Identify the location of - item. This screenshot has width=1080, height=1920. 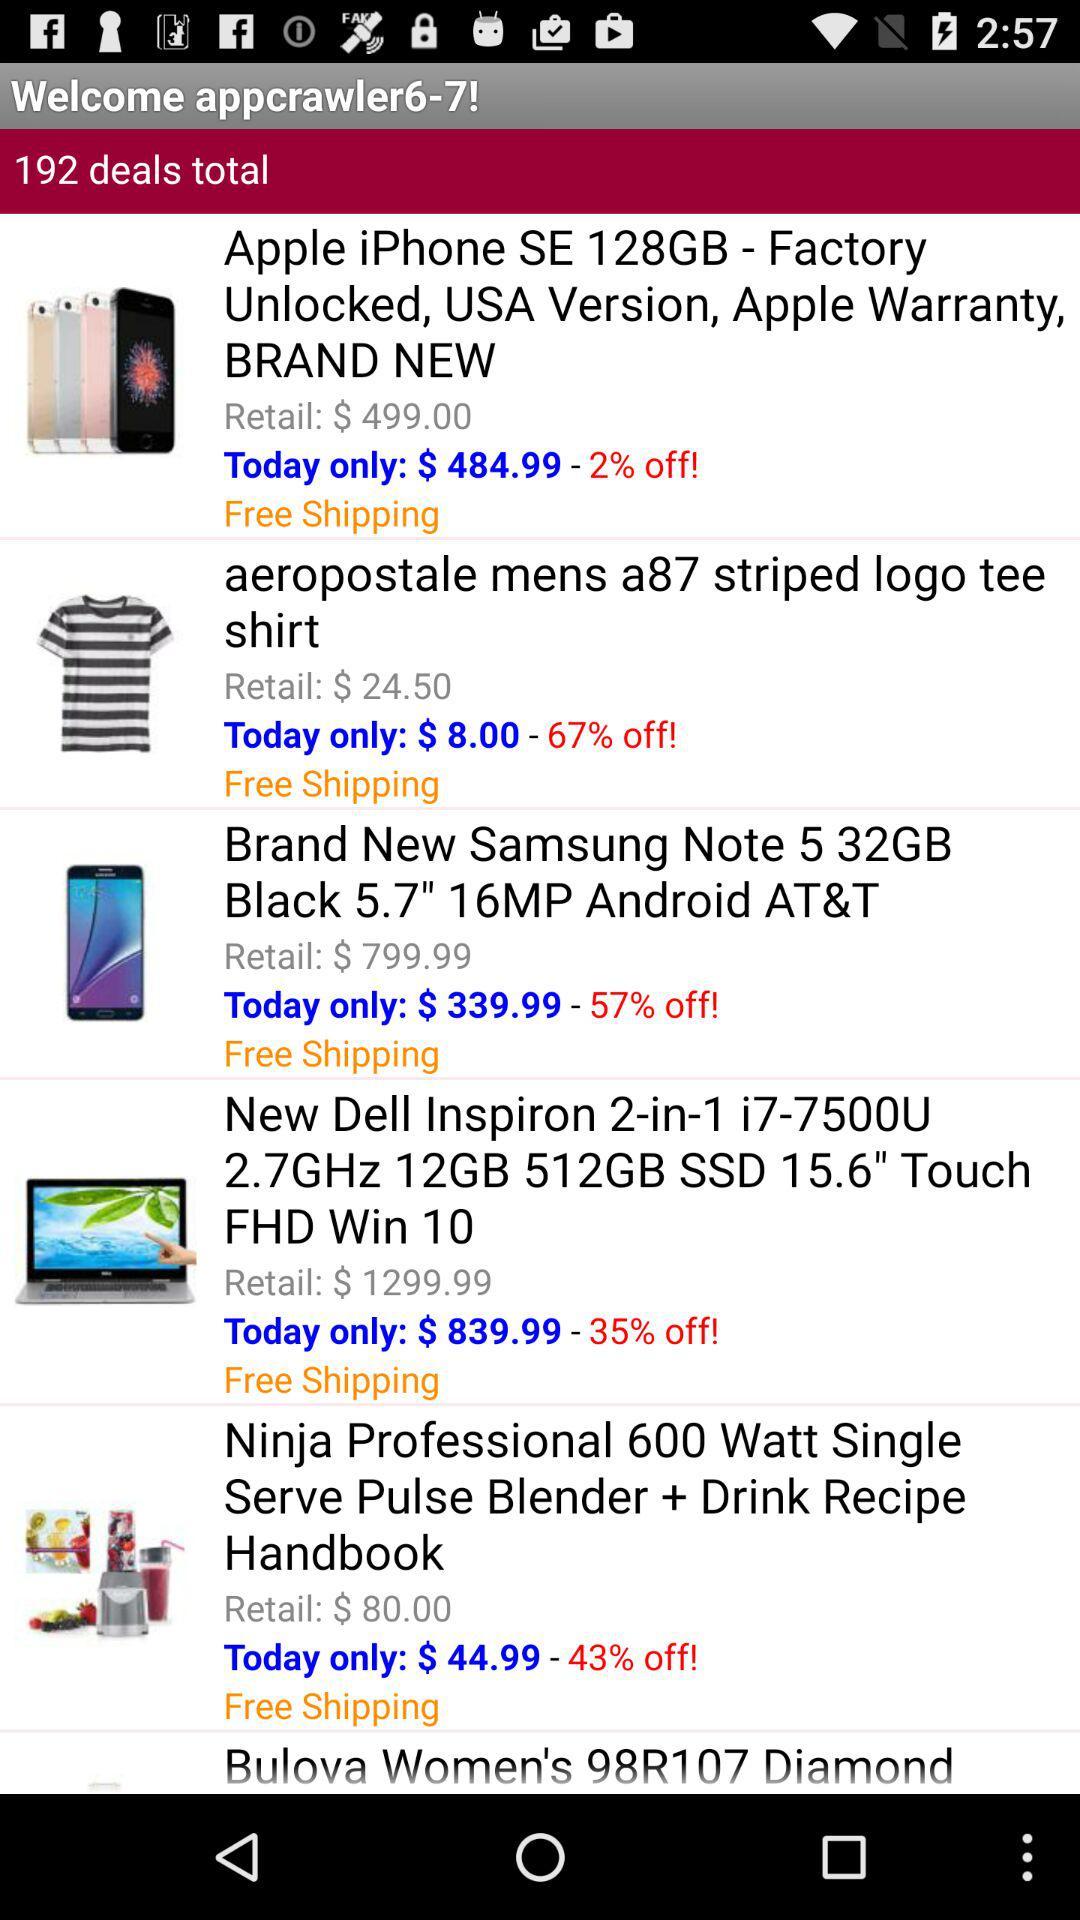
(554, 1656).